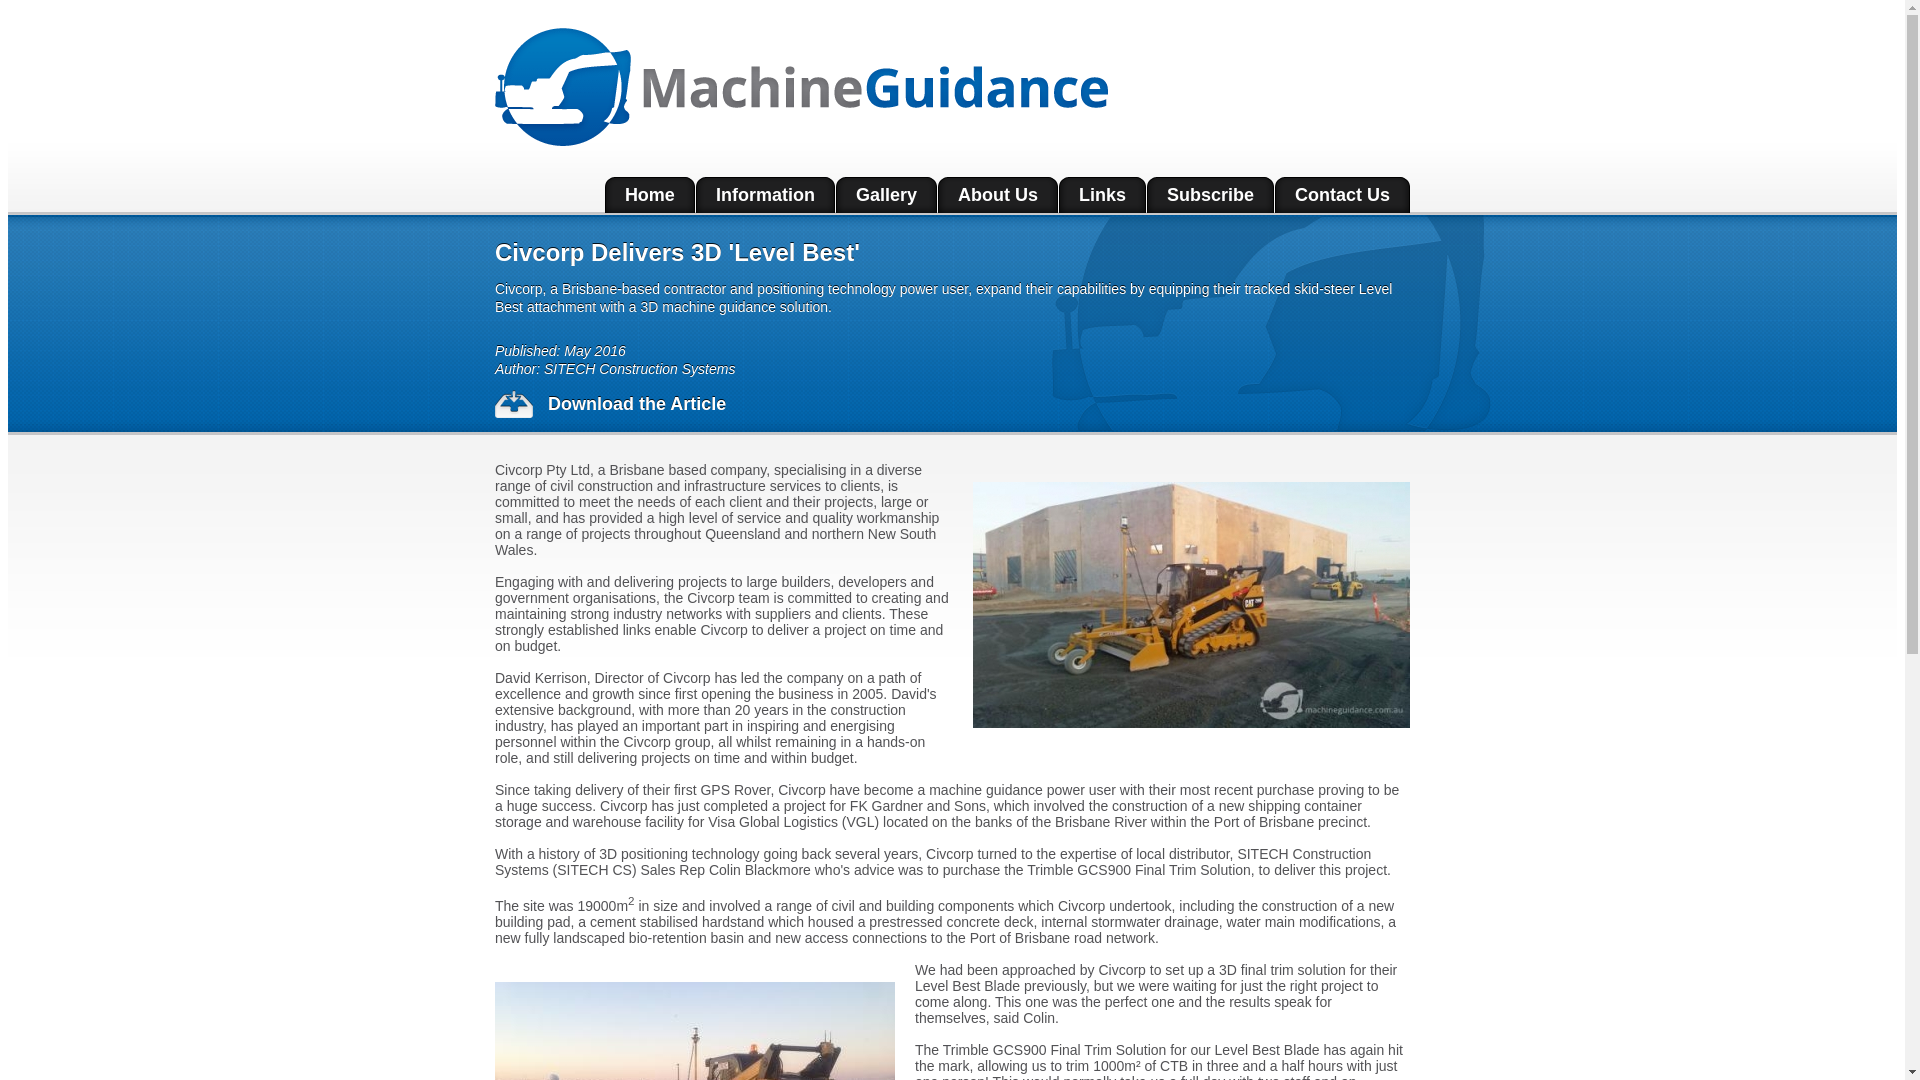  I want to click on 'Subscribe', so click(1209, 195).